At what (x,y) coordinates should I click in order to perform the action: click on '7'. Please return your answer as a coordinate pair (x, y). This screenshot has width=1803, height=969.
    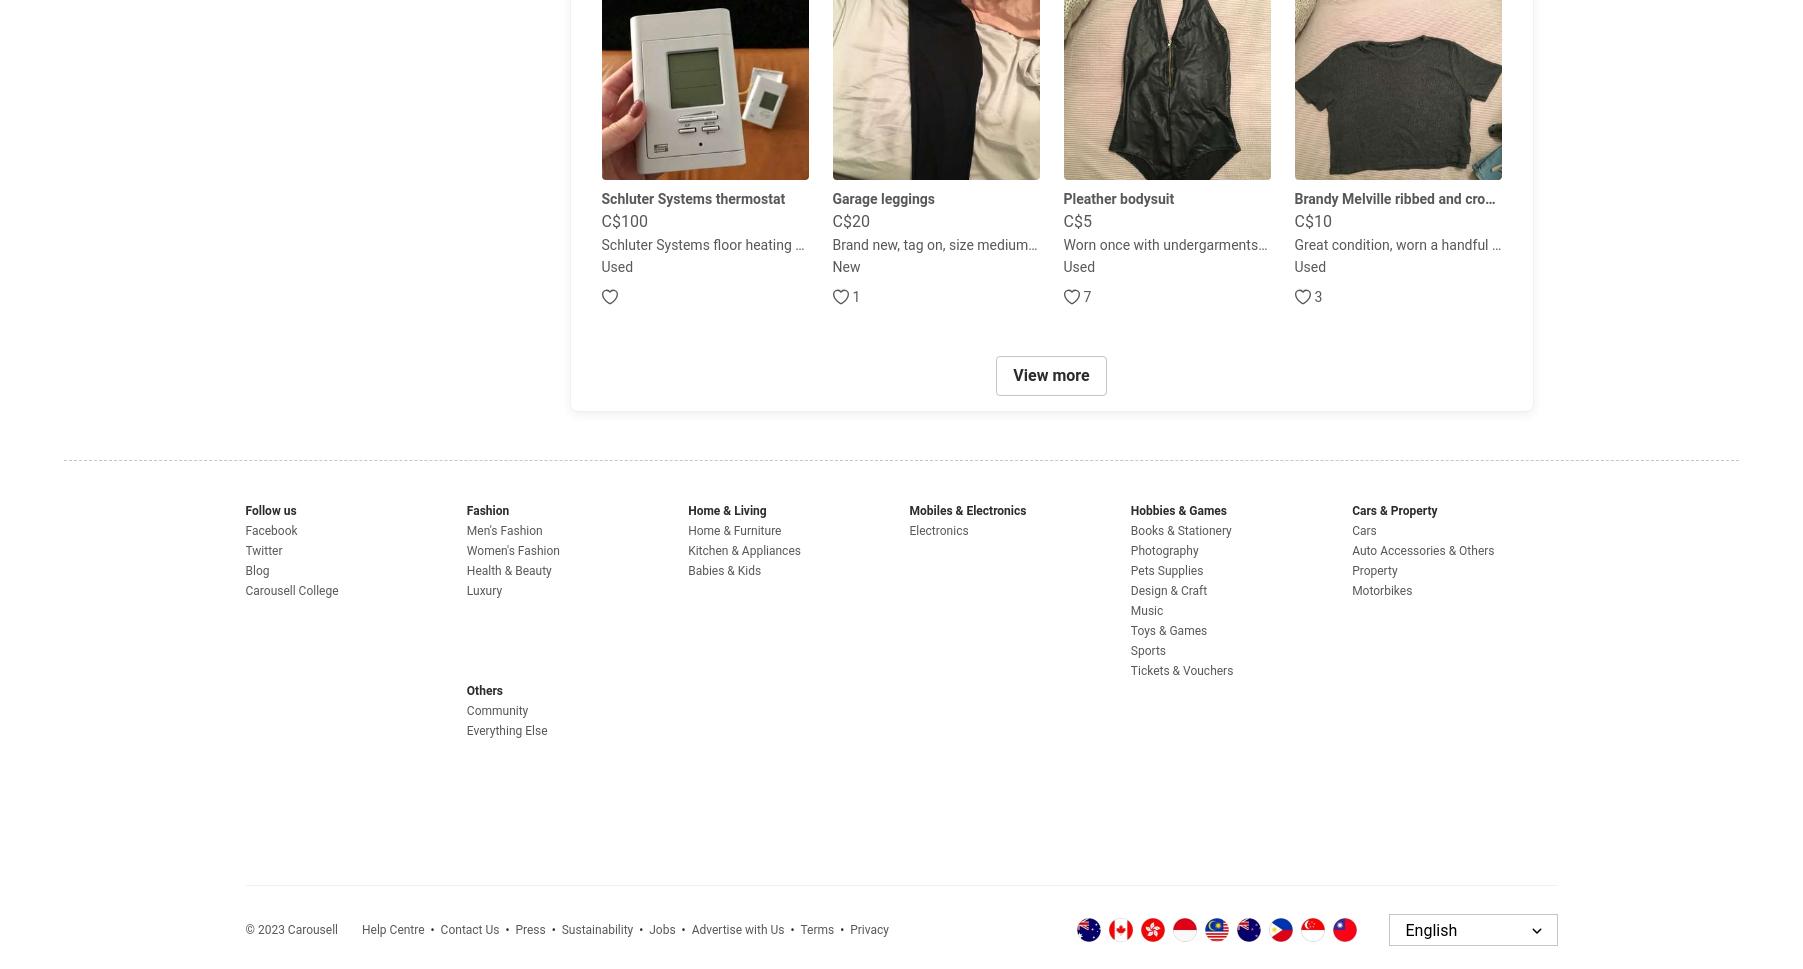
    Looking at the image, I should click on (1087, 296).